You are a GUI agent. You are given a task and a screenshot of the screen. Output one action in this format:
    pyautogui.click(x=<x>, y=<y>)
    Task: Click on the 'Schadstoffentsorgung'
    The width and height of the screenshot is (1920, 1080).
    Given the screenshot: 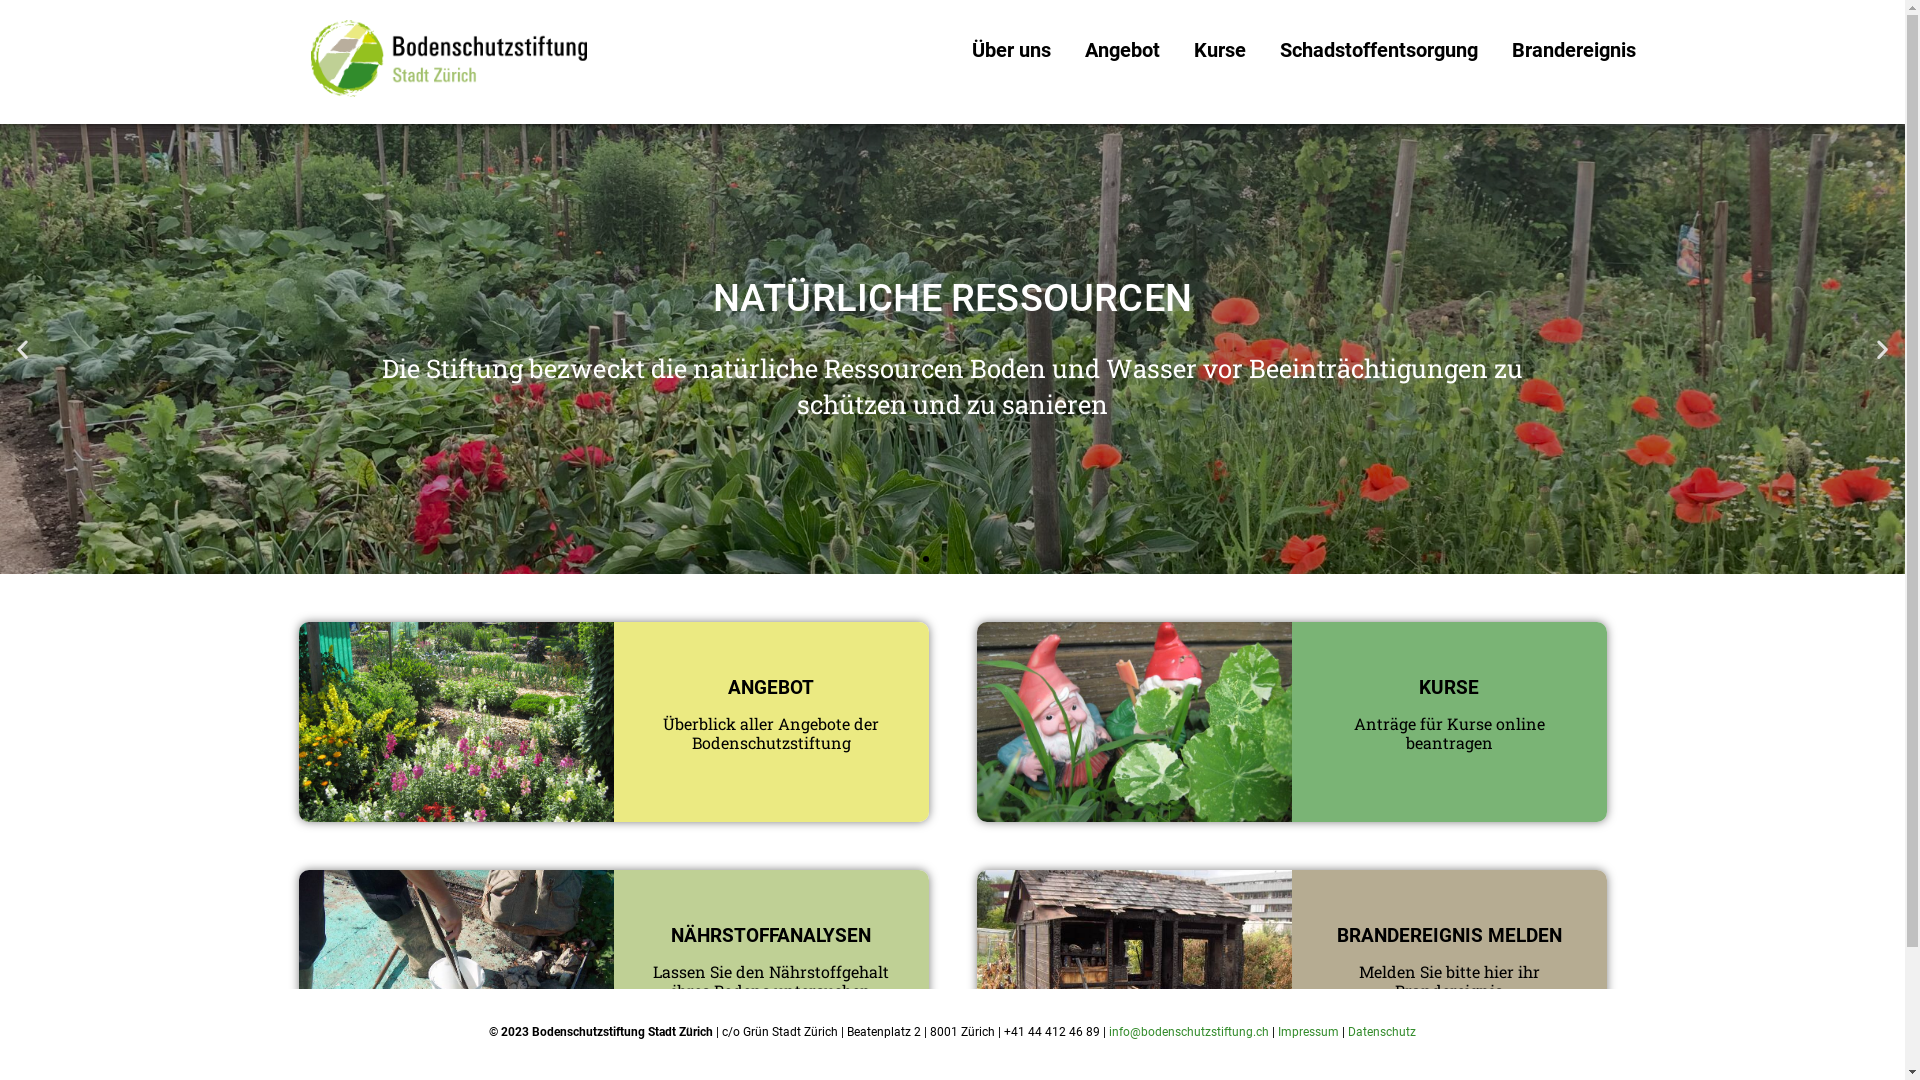 What is the action you would take?
    pyautogui.click(x=1261, y=49)
    